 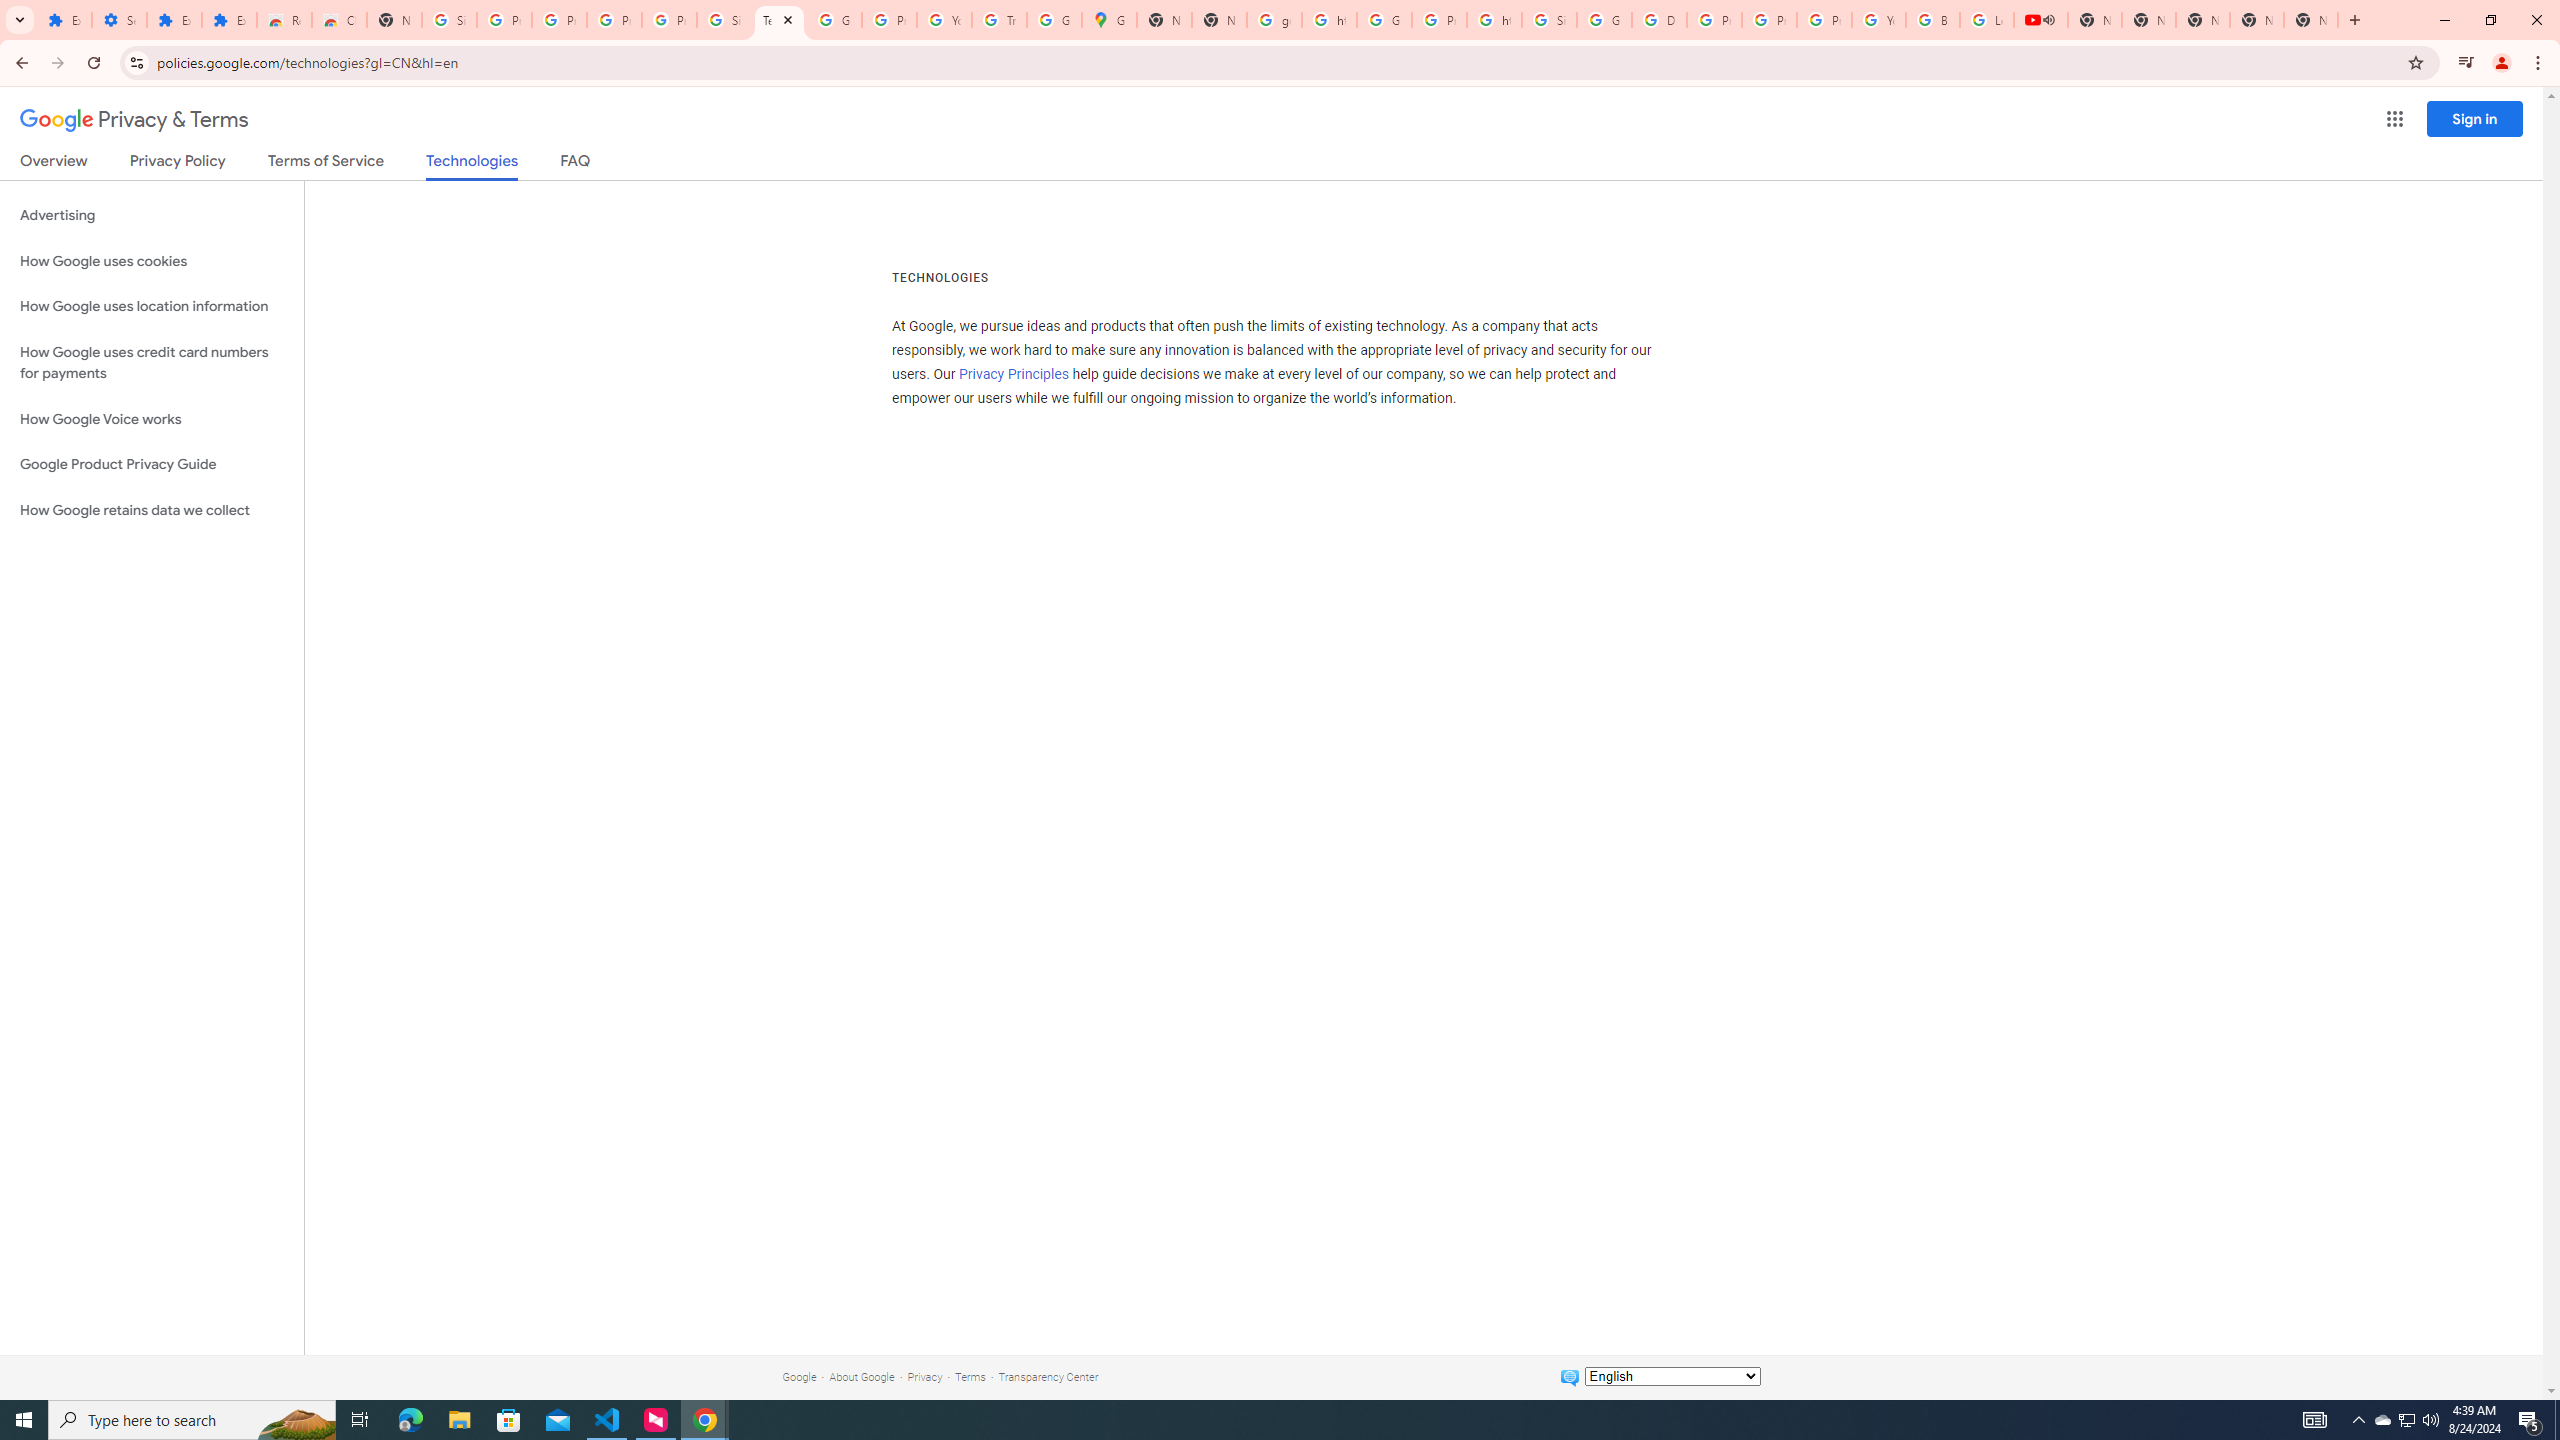 What do you see at coordinates (151, 260) in the screenshot?
I see `'How Google uses cookies'` at bounding box center [151, 260].